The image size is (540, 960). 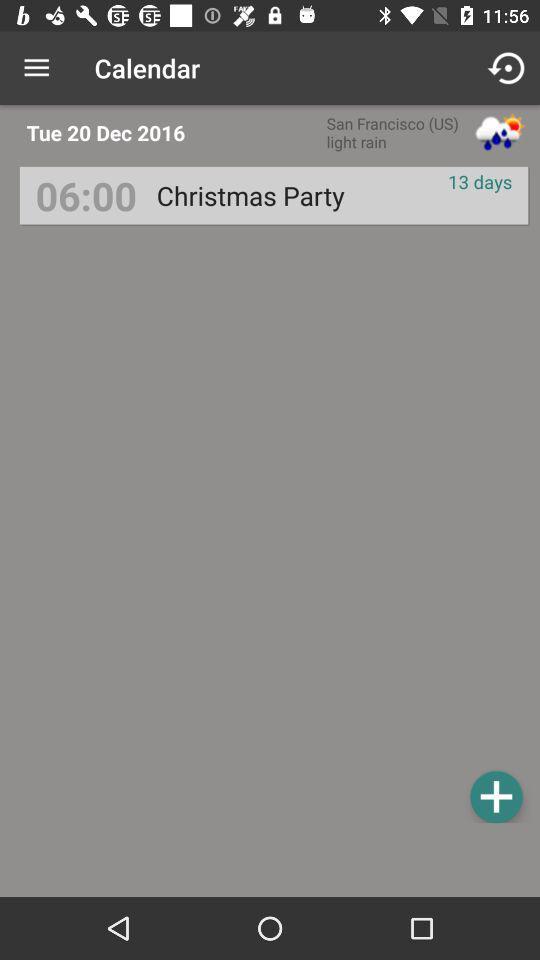 I want to click on item to the right of the christmas party, so click(x=479, y=181).